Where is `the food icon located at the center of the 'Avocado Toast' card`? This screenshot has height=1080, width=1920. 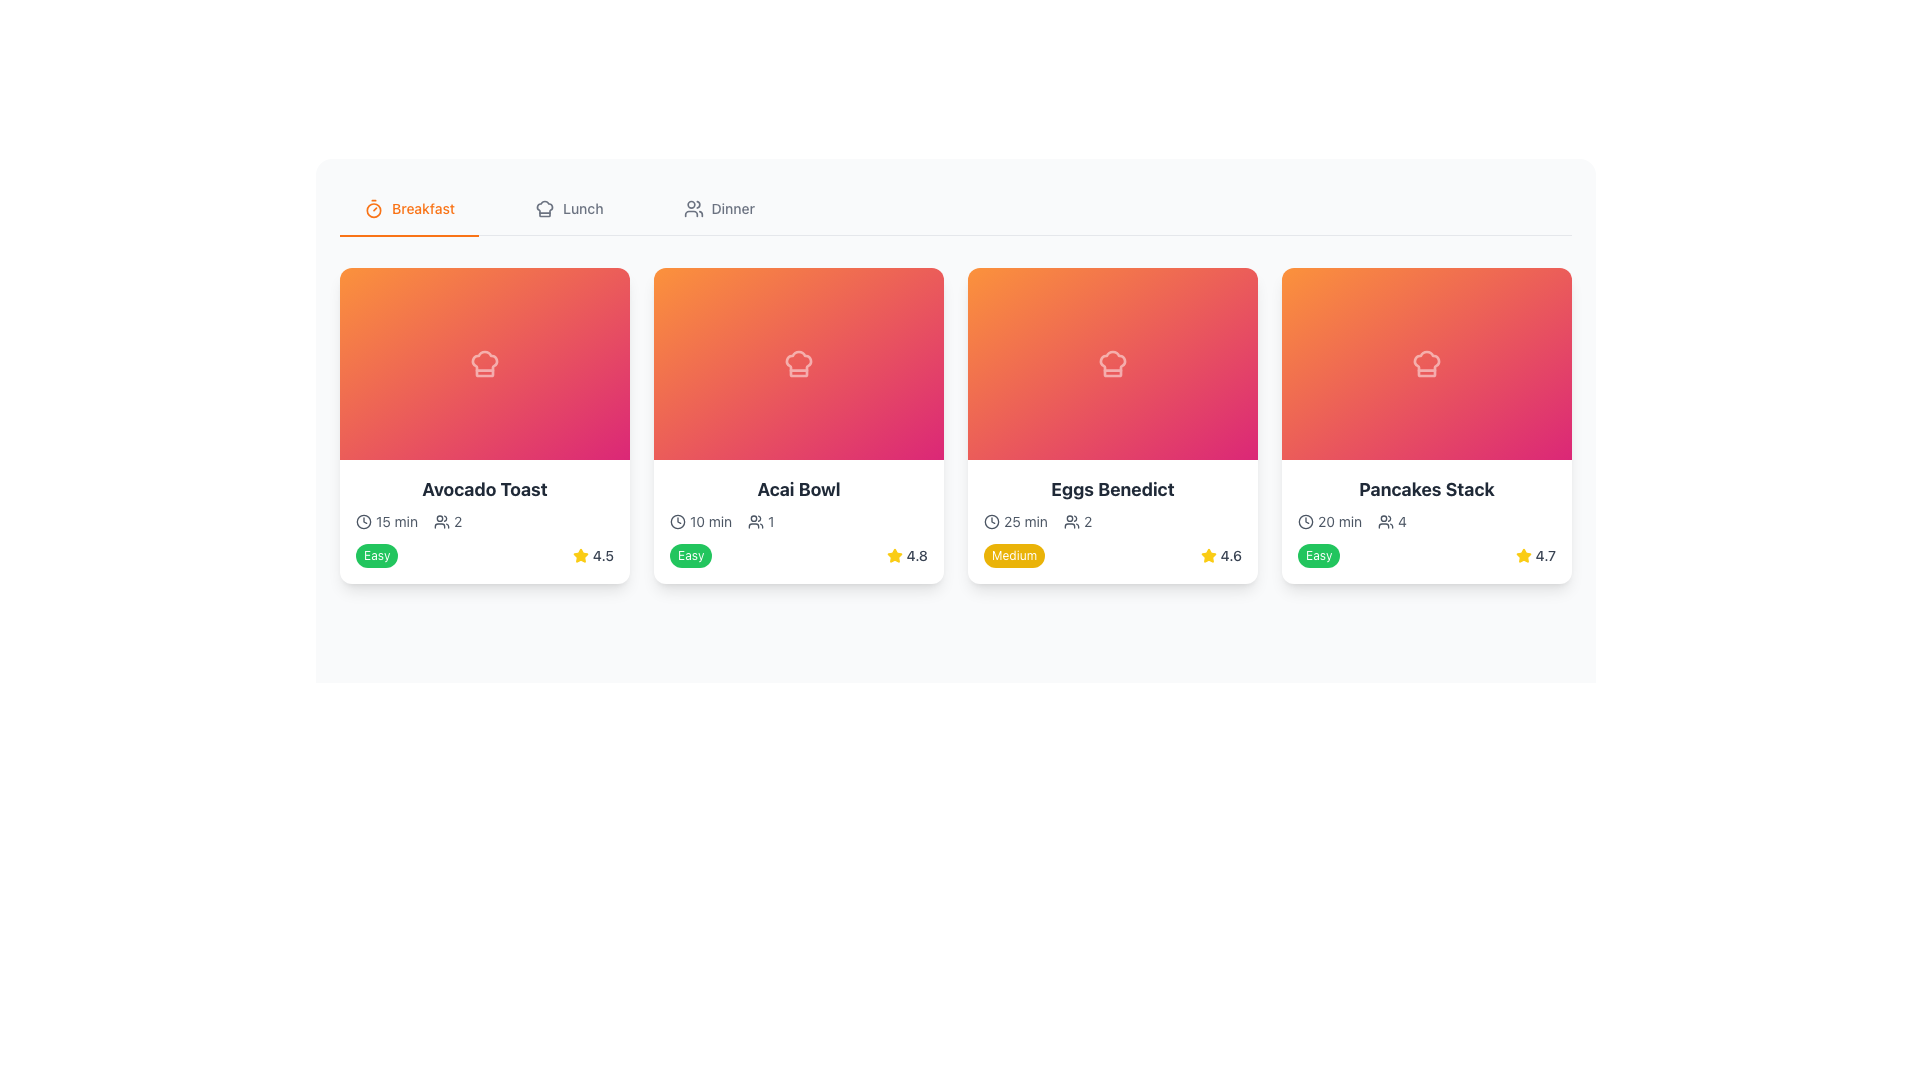
the food icon located at the center of the 'Avocado Toast' card is located at coordinates (545, 208).